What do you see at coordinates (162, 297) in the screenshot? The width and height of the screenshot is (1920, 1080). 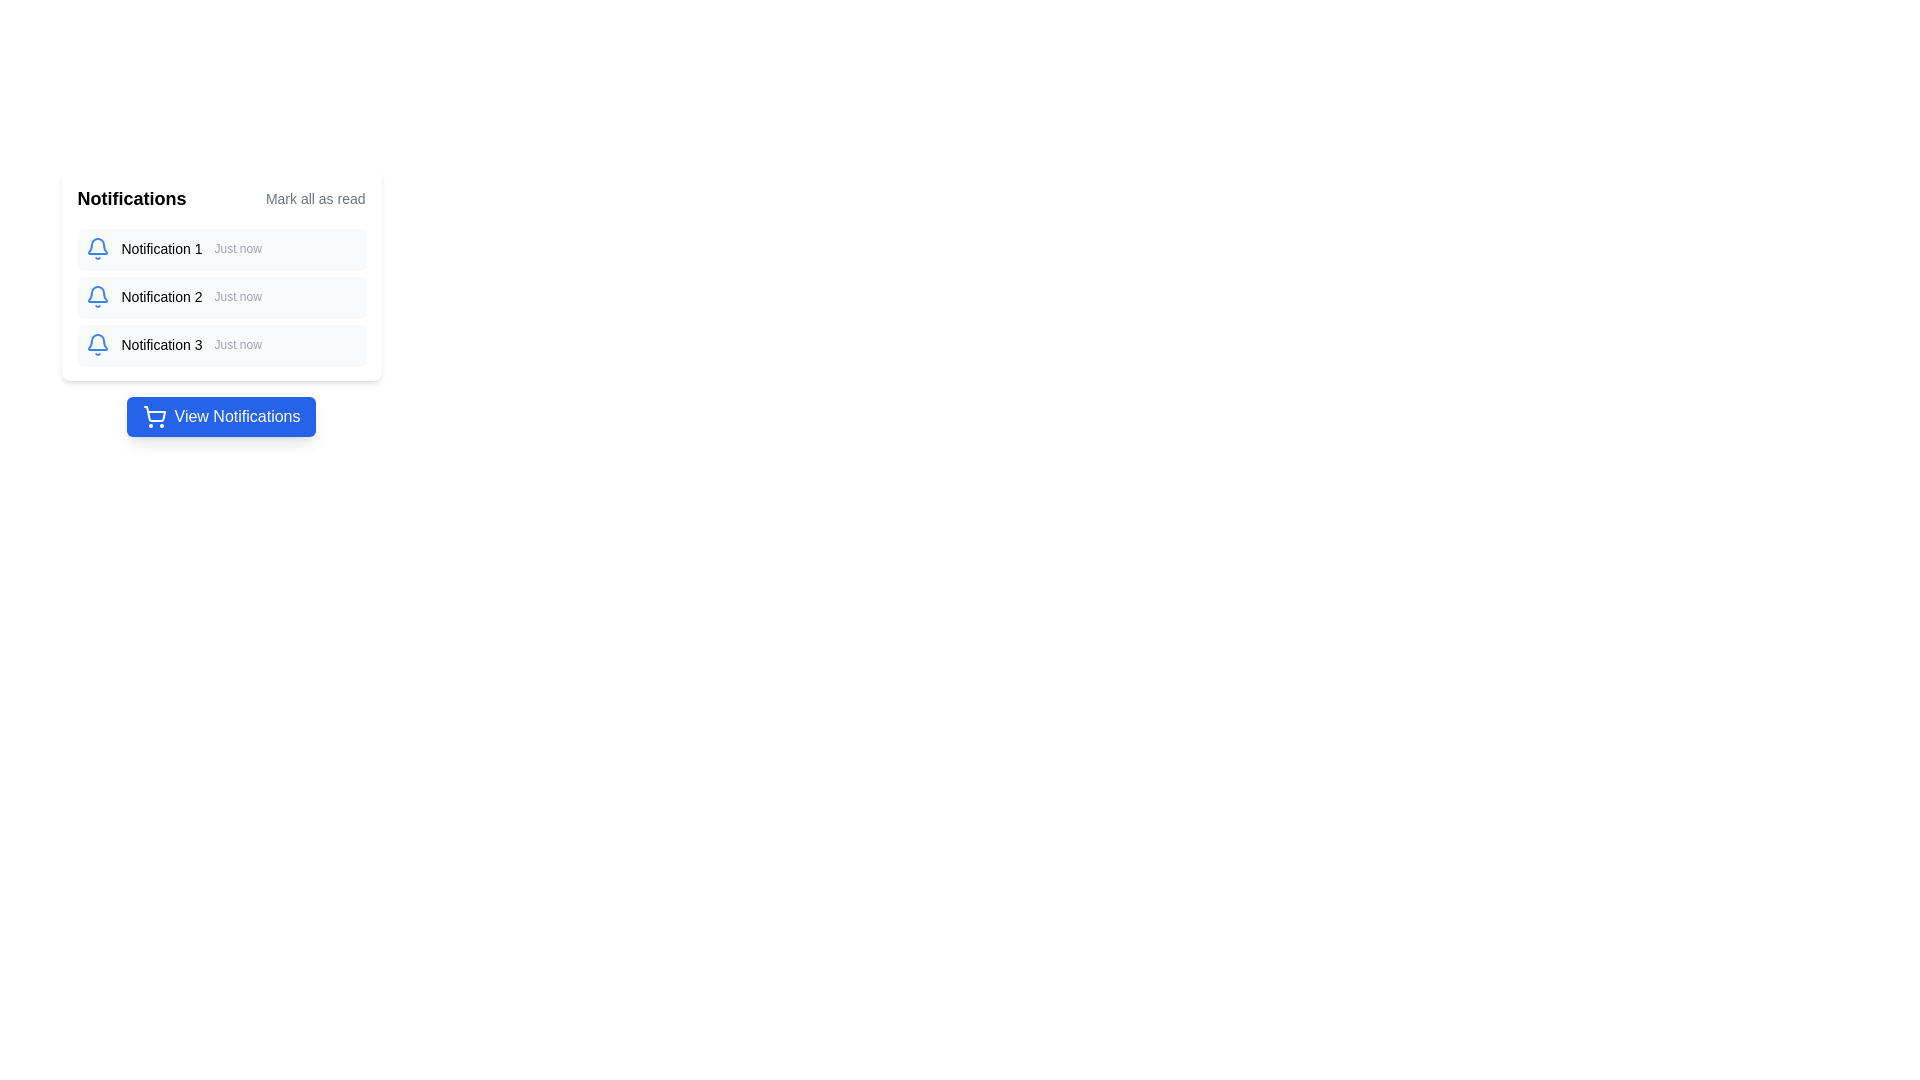 I see `the text label displaying 'Notification 2' in the second notification row, which is located between a bell icon and a 'Just now' timestamp` at bounding box center [162, 297].